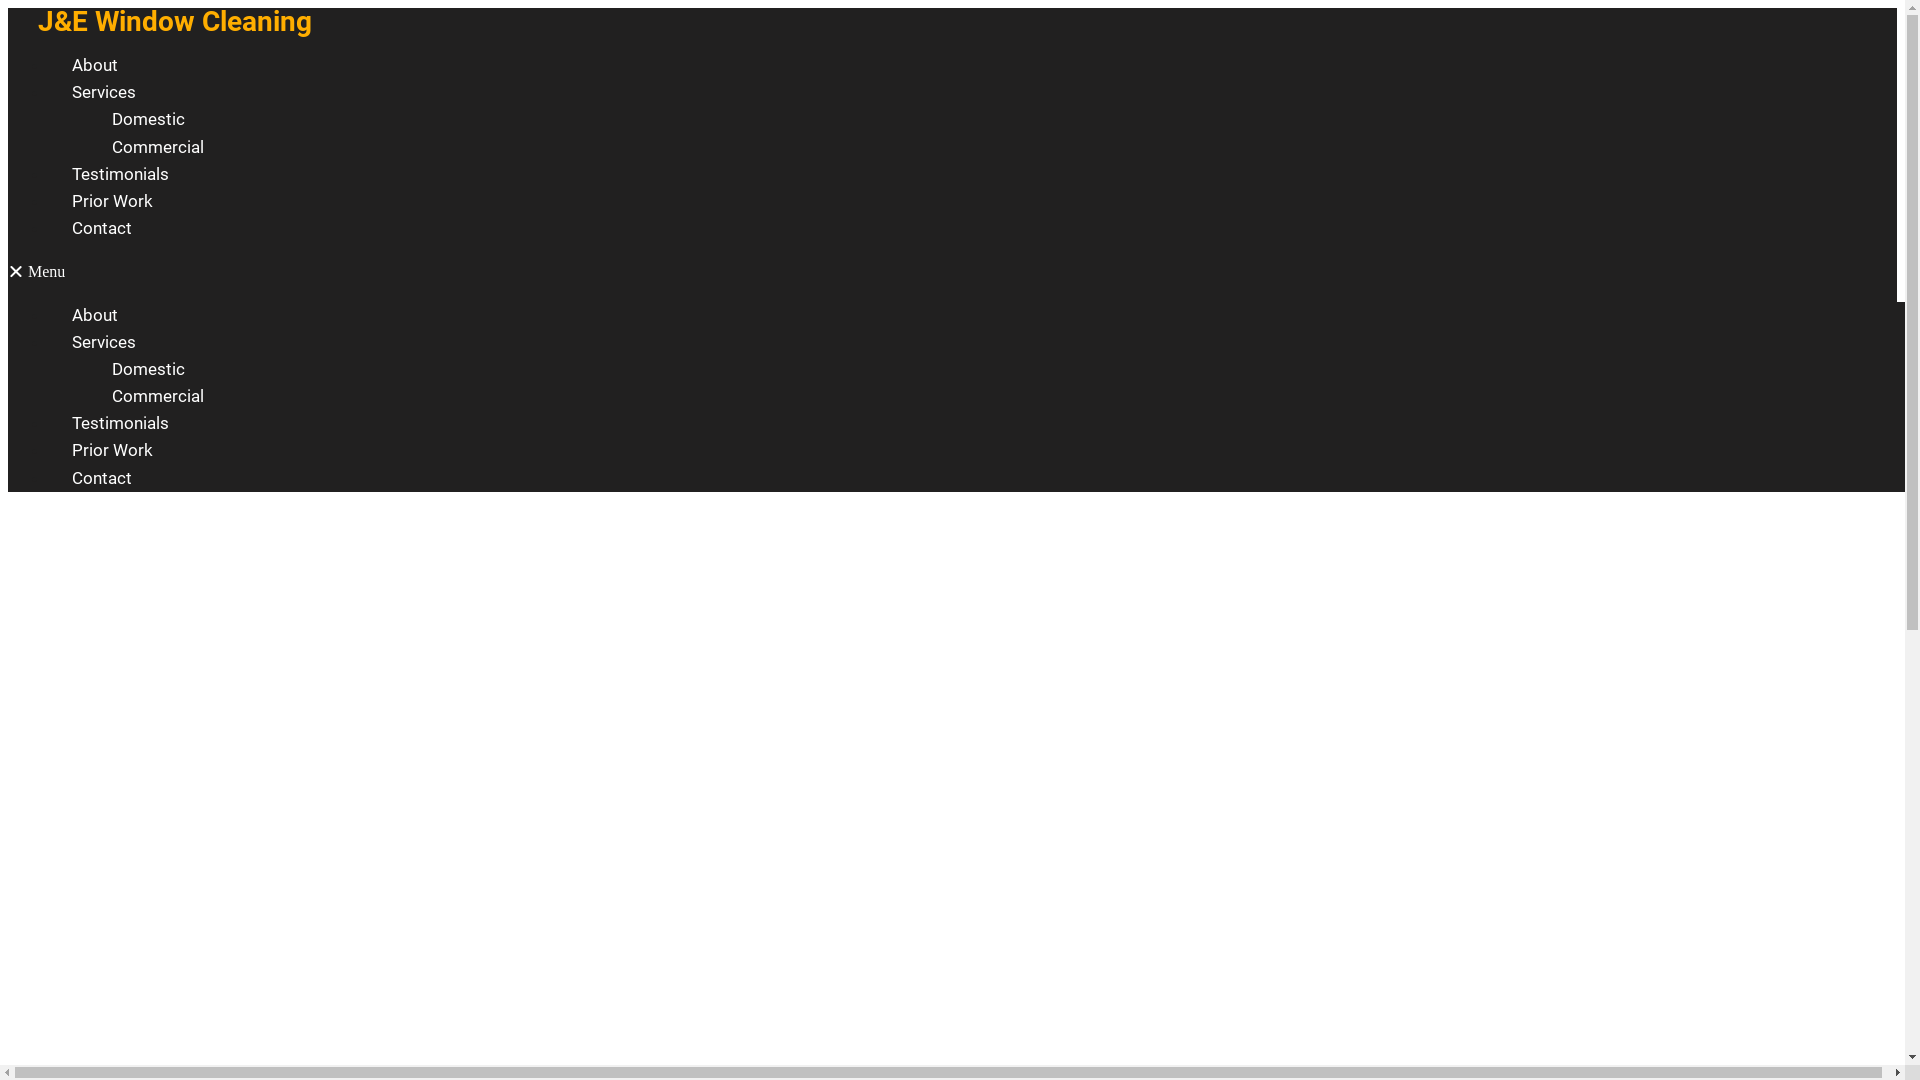 The height and width of the screenshot is (1080, 1920). What do you see at coordinates (157, 396) in the screenshot?
I see `'Commercial'` at bounding box center [157, 396].